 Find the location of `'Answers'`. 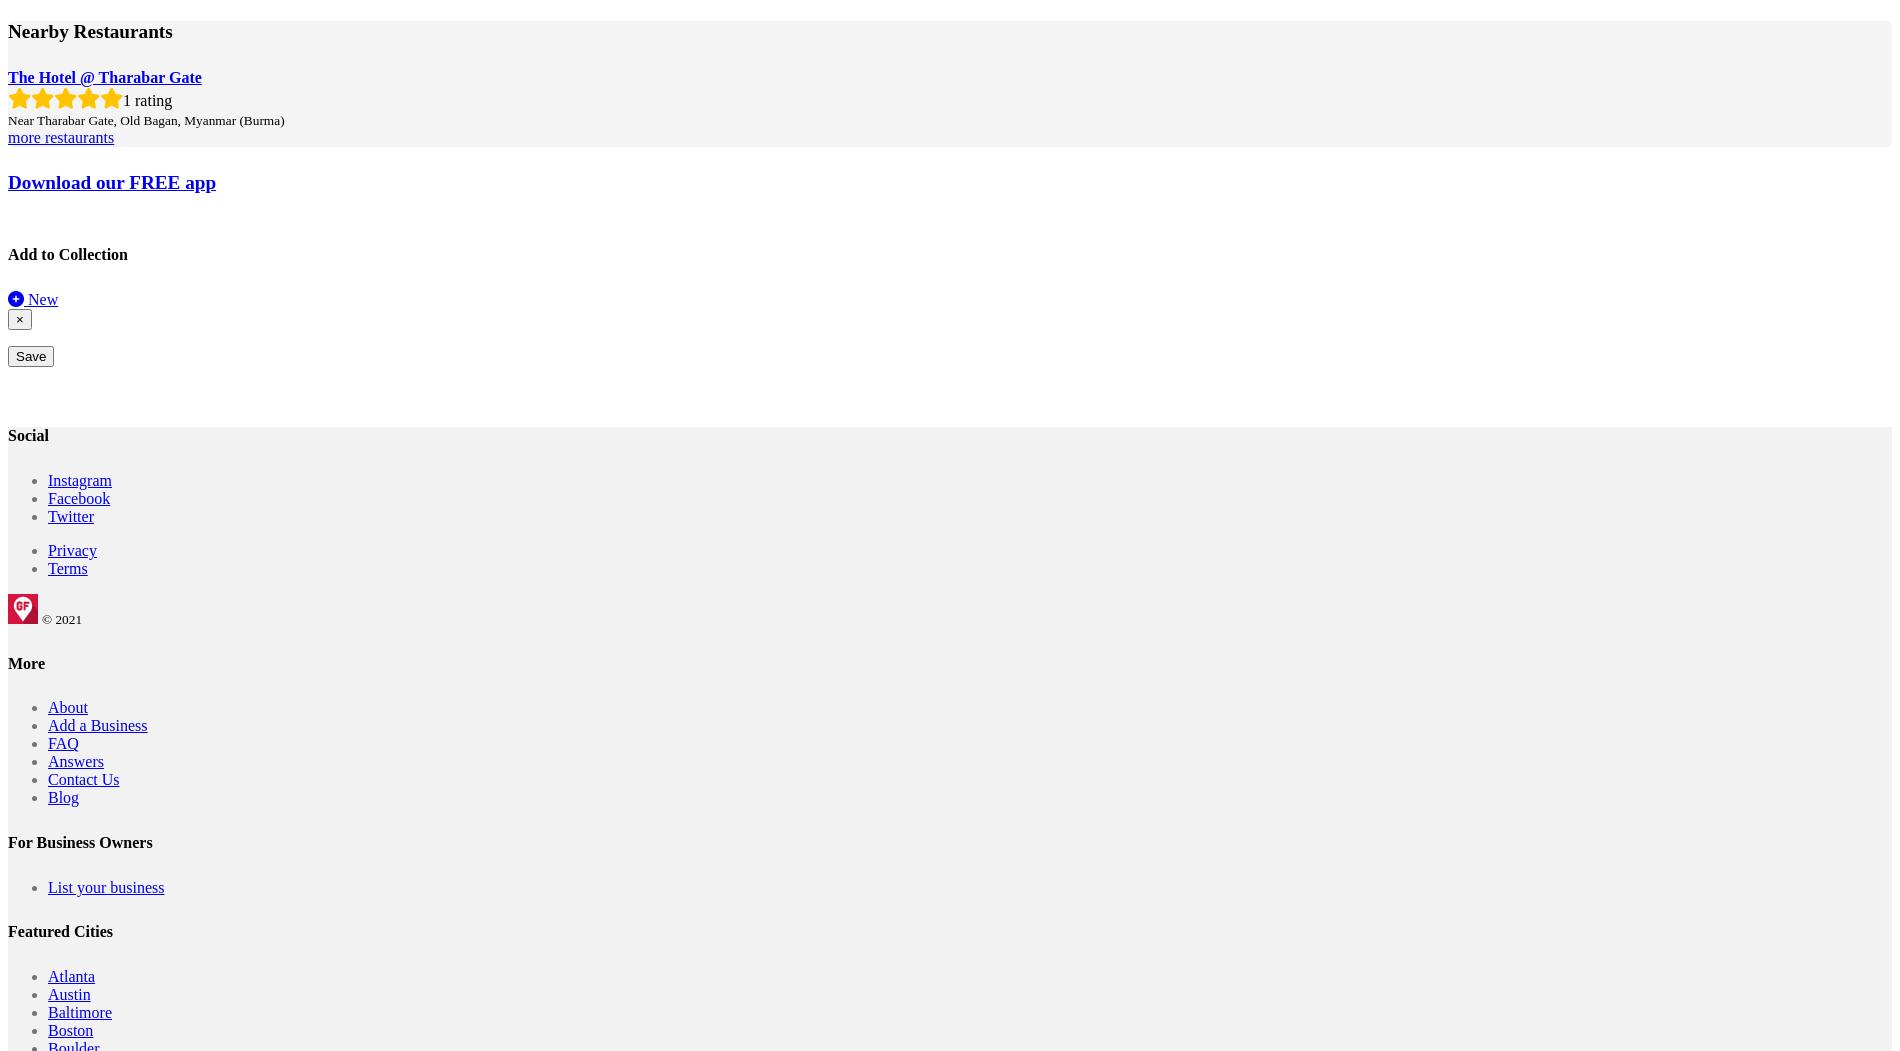

'Answers' is located at coordinates (76, 761).